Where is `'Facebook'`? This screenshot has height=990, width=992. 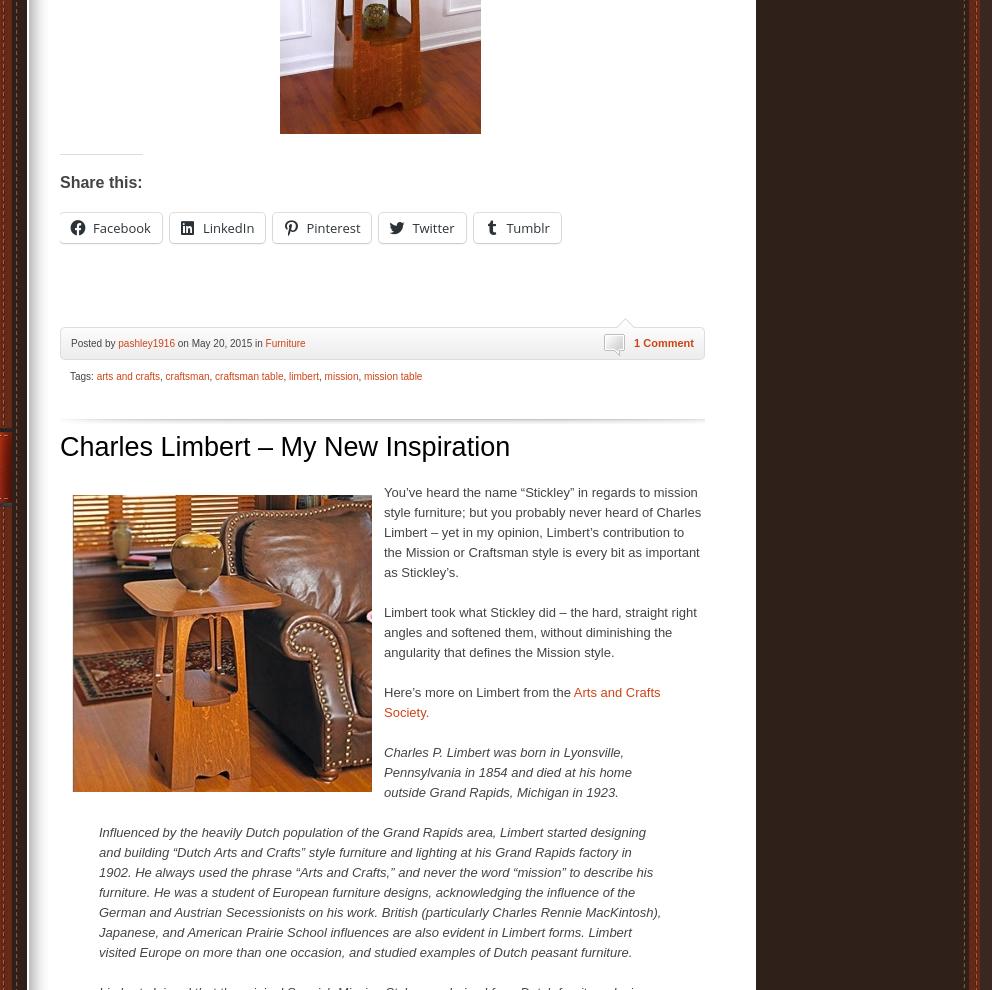 'Facebook' is located at coordinates (92, 226).